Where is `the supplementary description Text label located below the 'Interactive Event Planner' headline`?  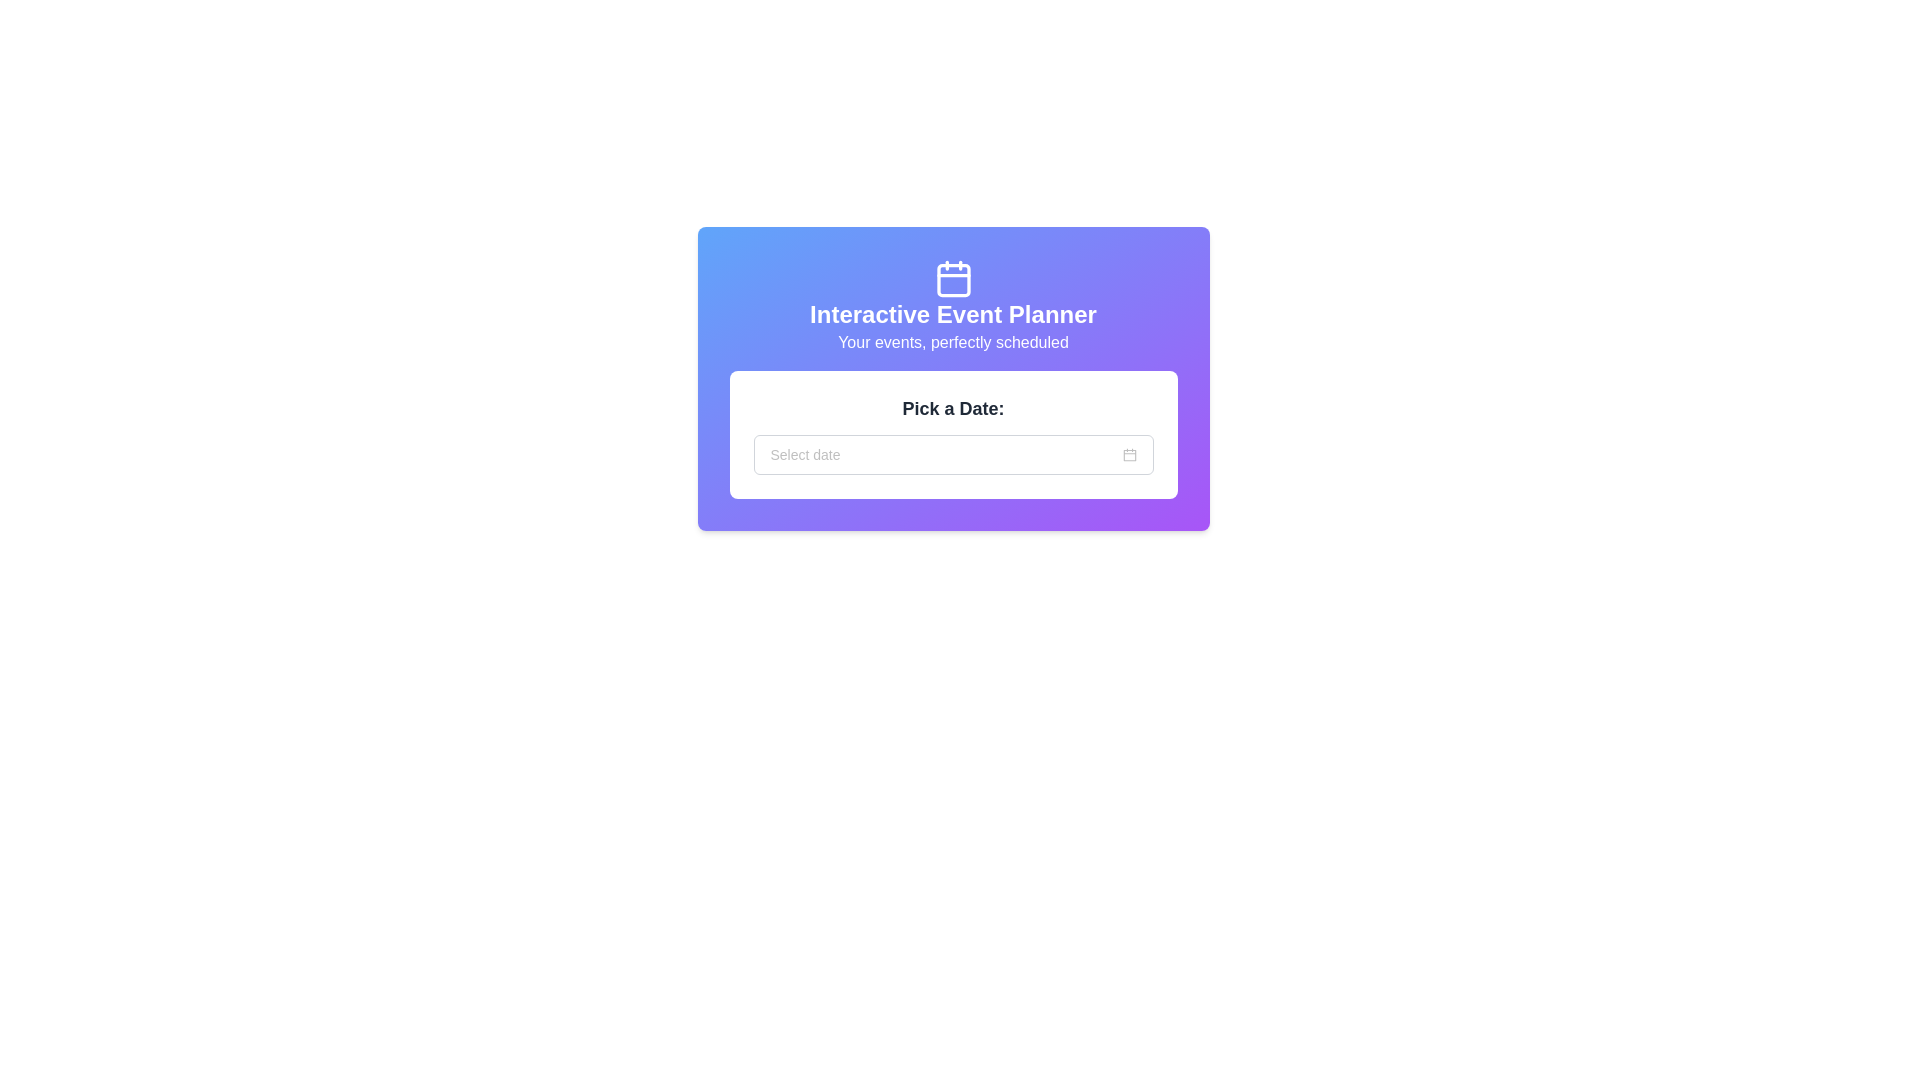
the supplementary description Text label located below the 'Interactive Event Planner' headline is located at coordinates (952, 342).